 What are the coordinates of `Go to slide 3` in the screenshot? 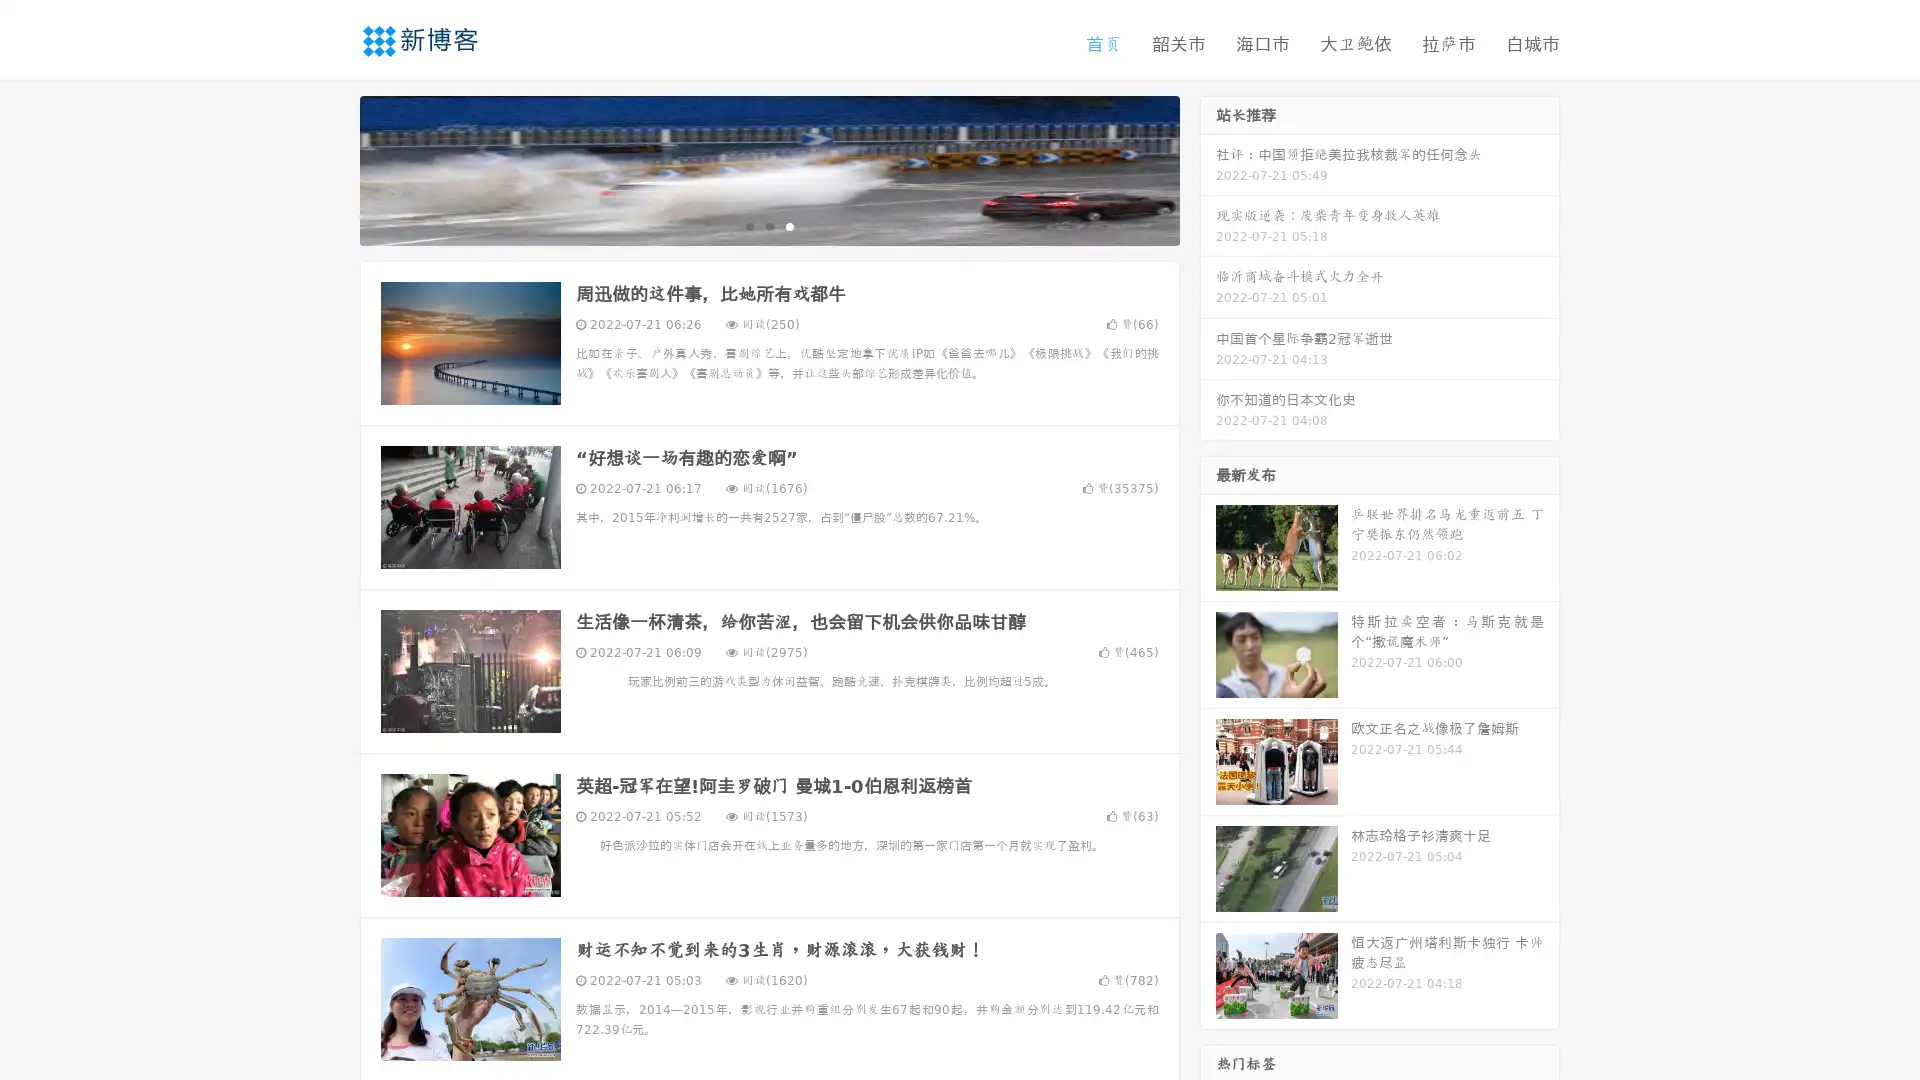 It's located at (789, 225).